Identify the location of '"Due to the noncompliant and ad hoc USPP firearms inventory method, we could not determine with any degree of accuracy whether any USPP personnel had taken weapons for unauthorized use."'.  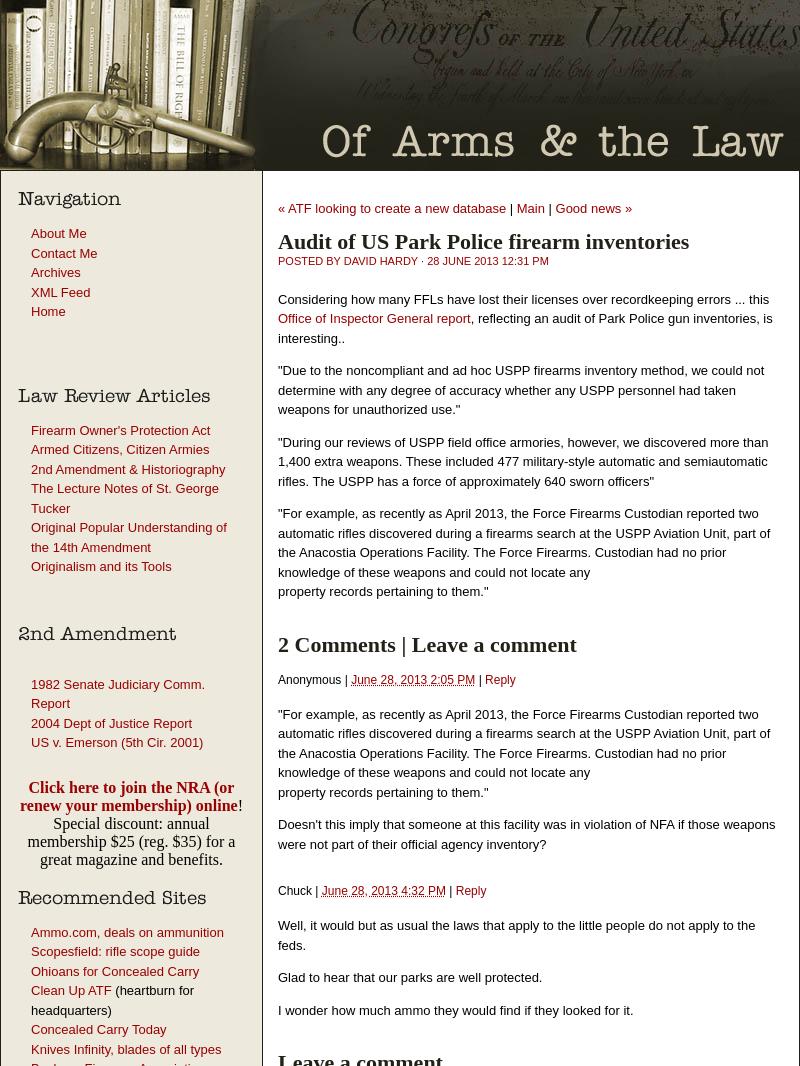
(519, 390).